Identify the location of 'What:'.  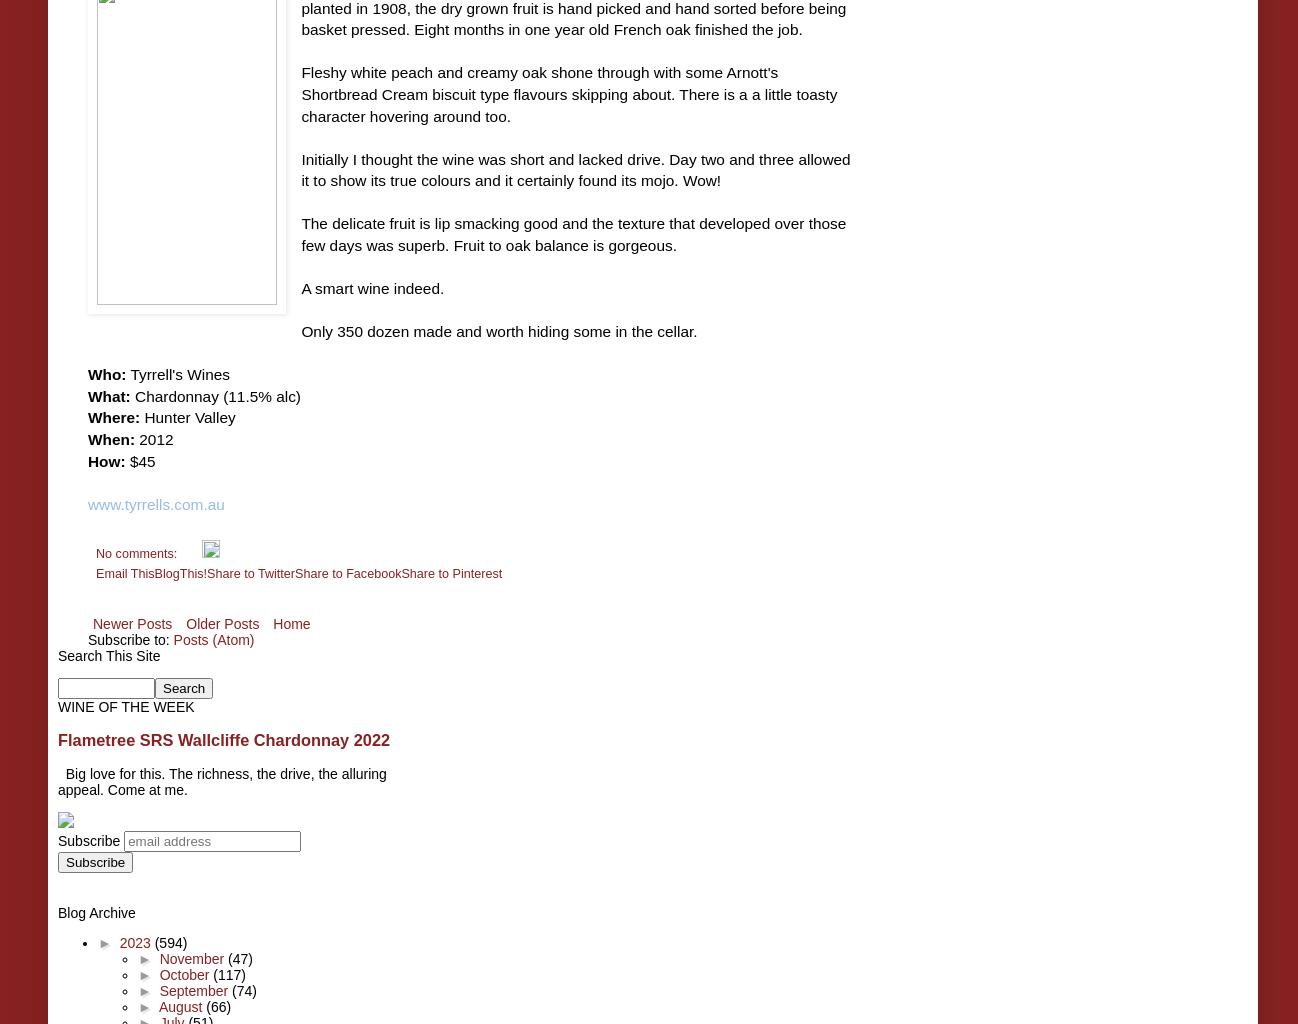
(109, 394).